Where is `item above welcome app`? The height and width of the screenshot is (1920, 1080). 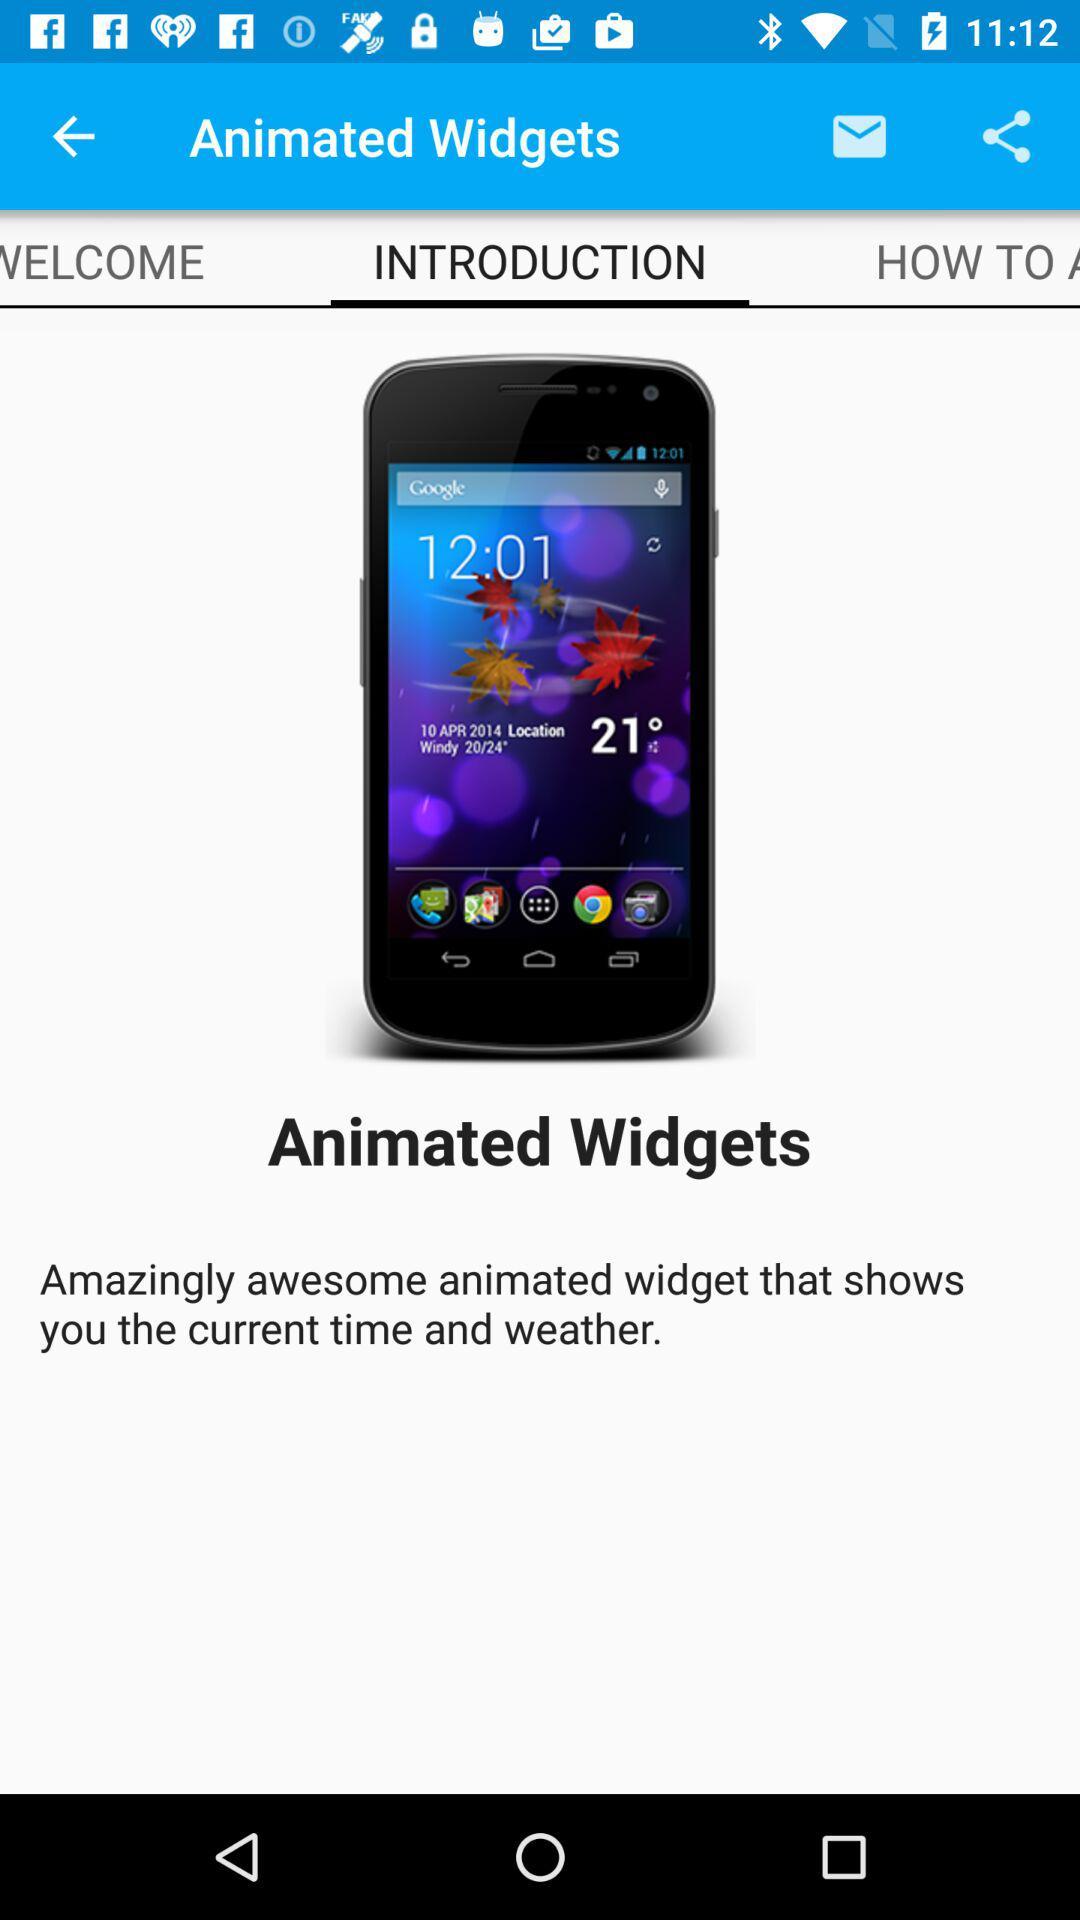
item above welcome app is located at coordinates (72, 135).